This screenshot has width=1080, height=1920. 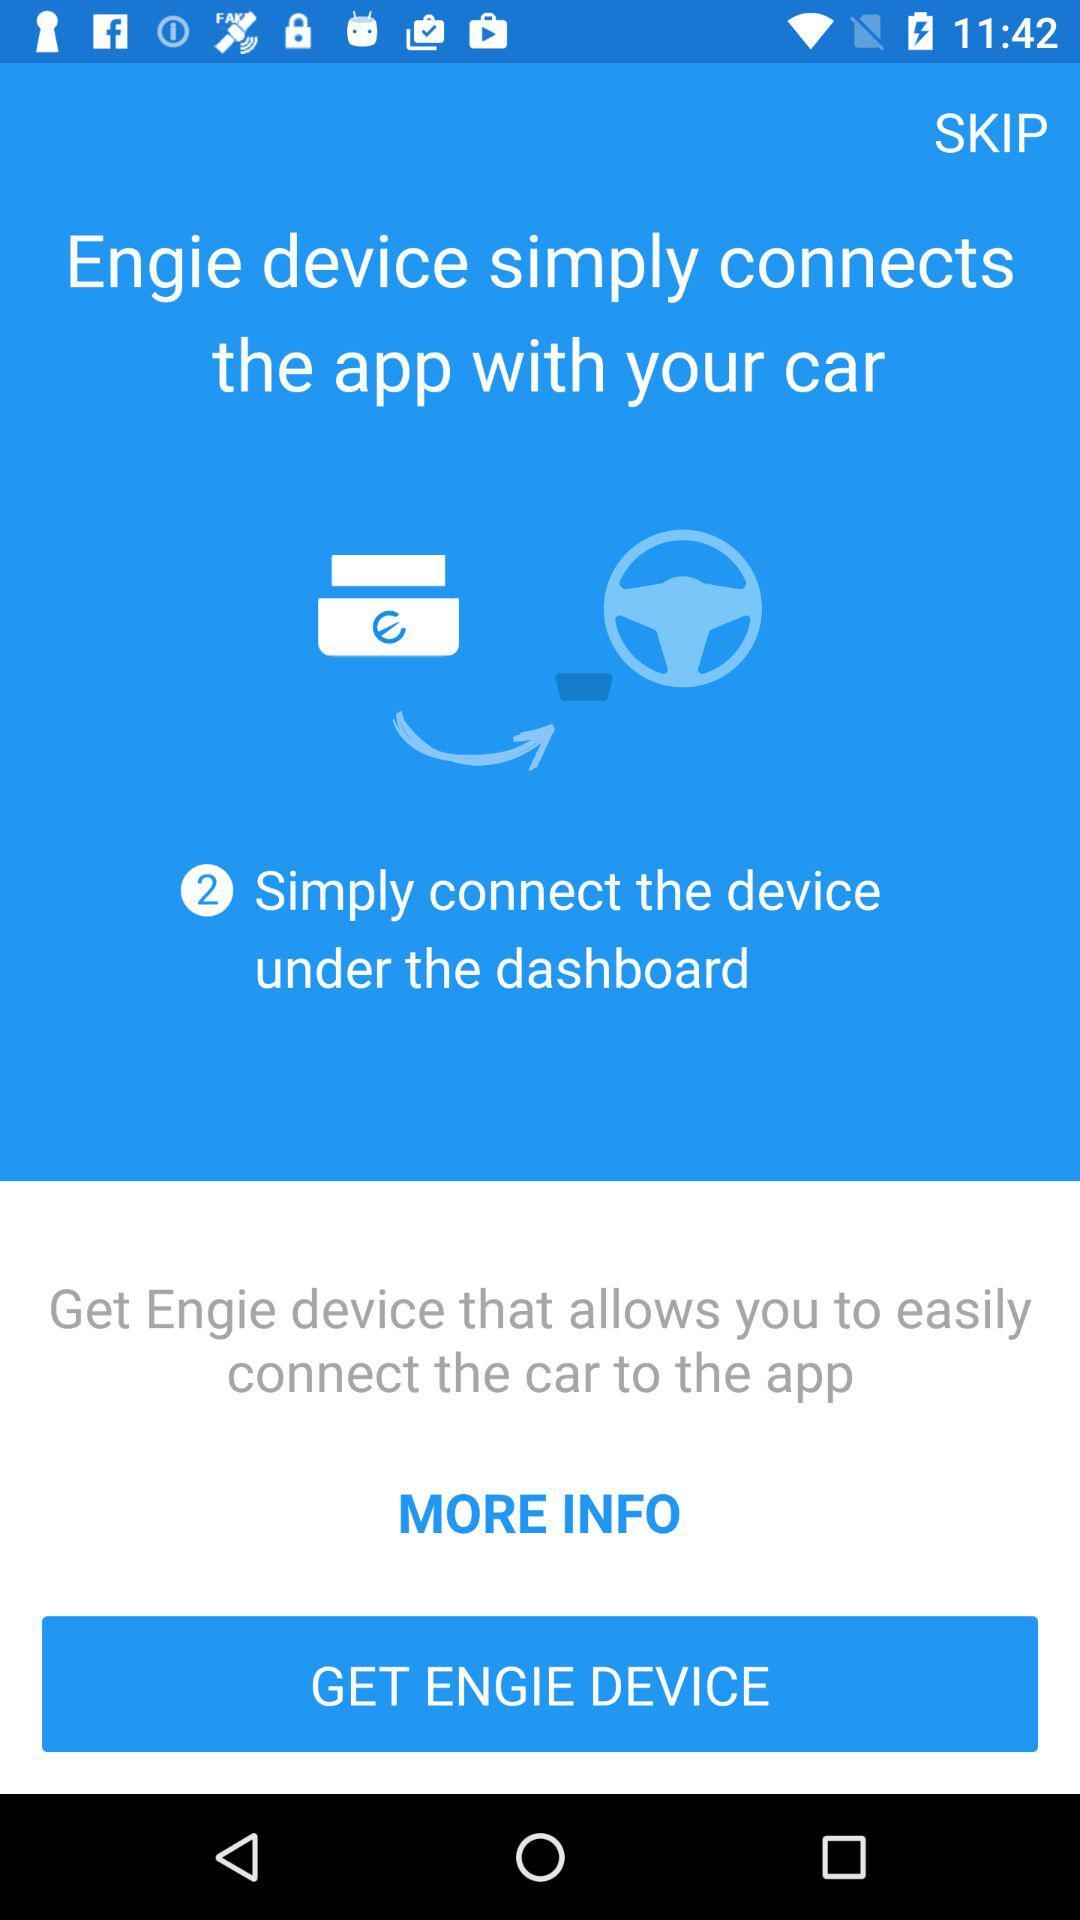 What do you see at coordinates (538, 1511) in the screenshot?
I see `more info` at bounding box center [538, 1511].